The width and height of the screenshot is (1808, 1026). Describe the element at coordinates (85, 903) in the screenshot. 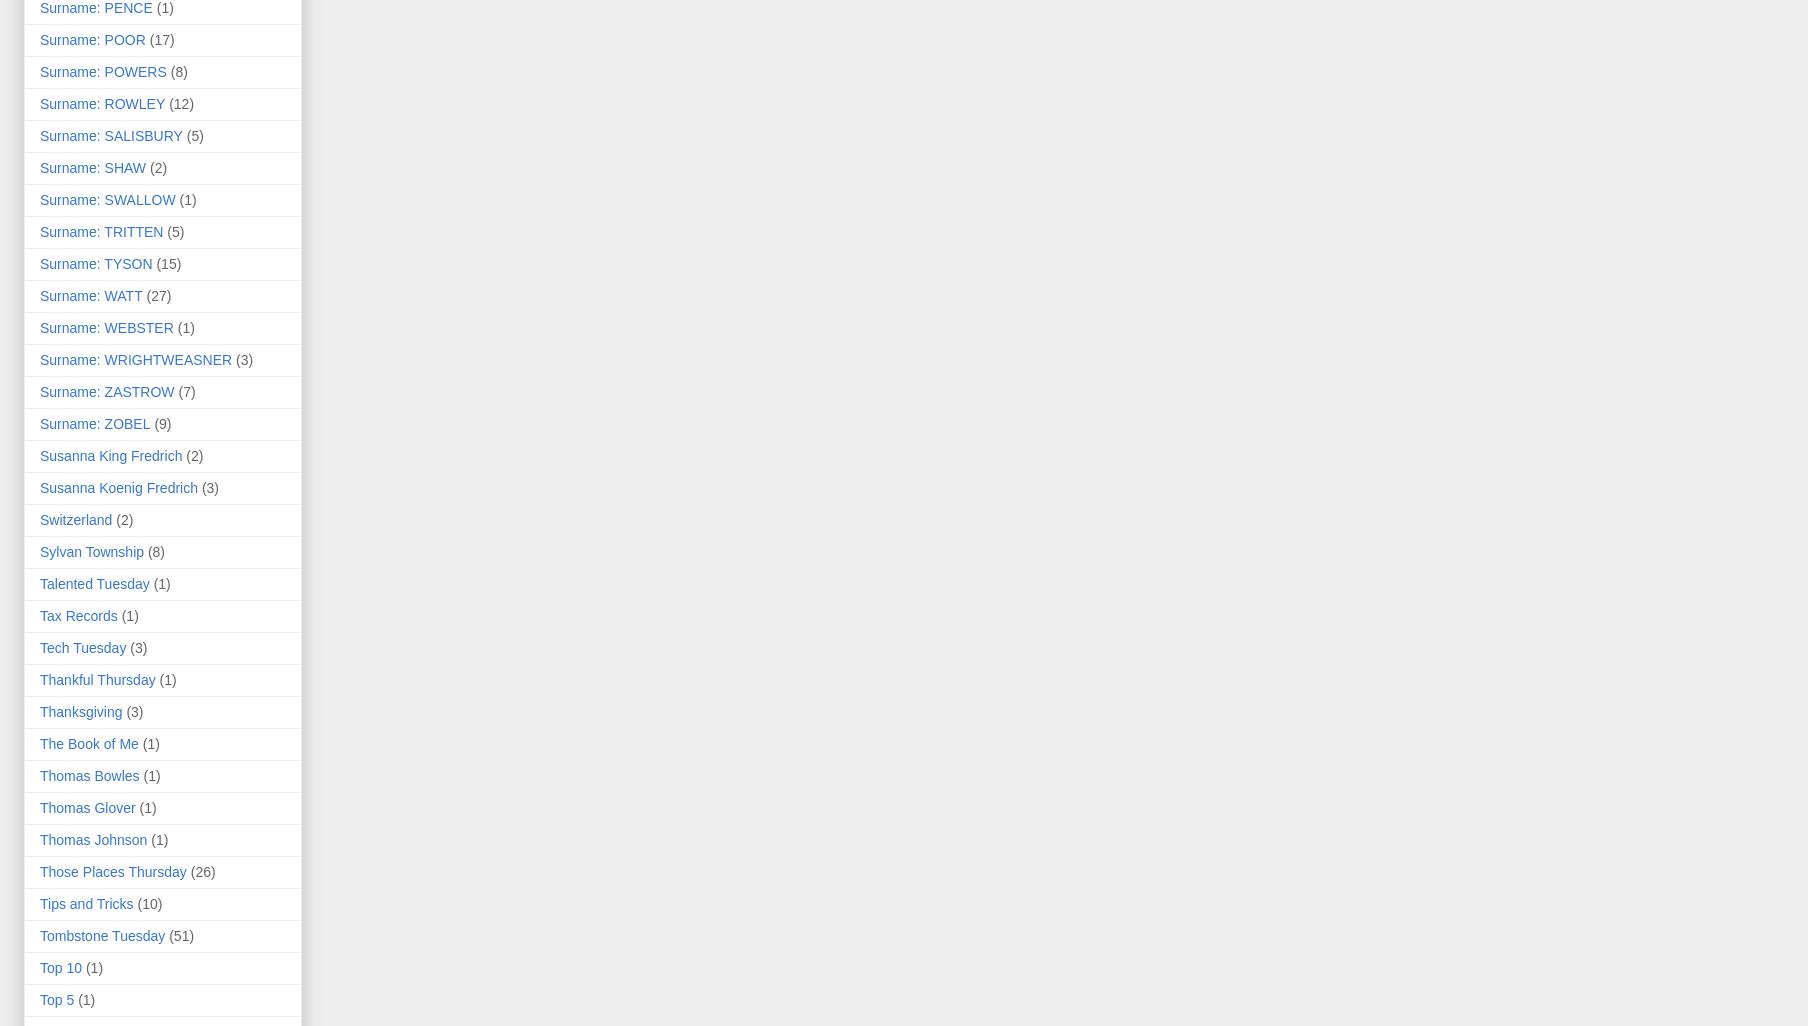

I see `'Tips and Tricks'` at that location.